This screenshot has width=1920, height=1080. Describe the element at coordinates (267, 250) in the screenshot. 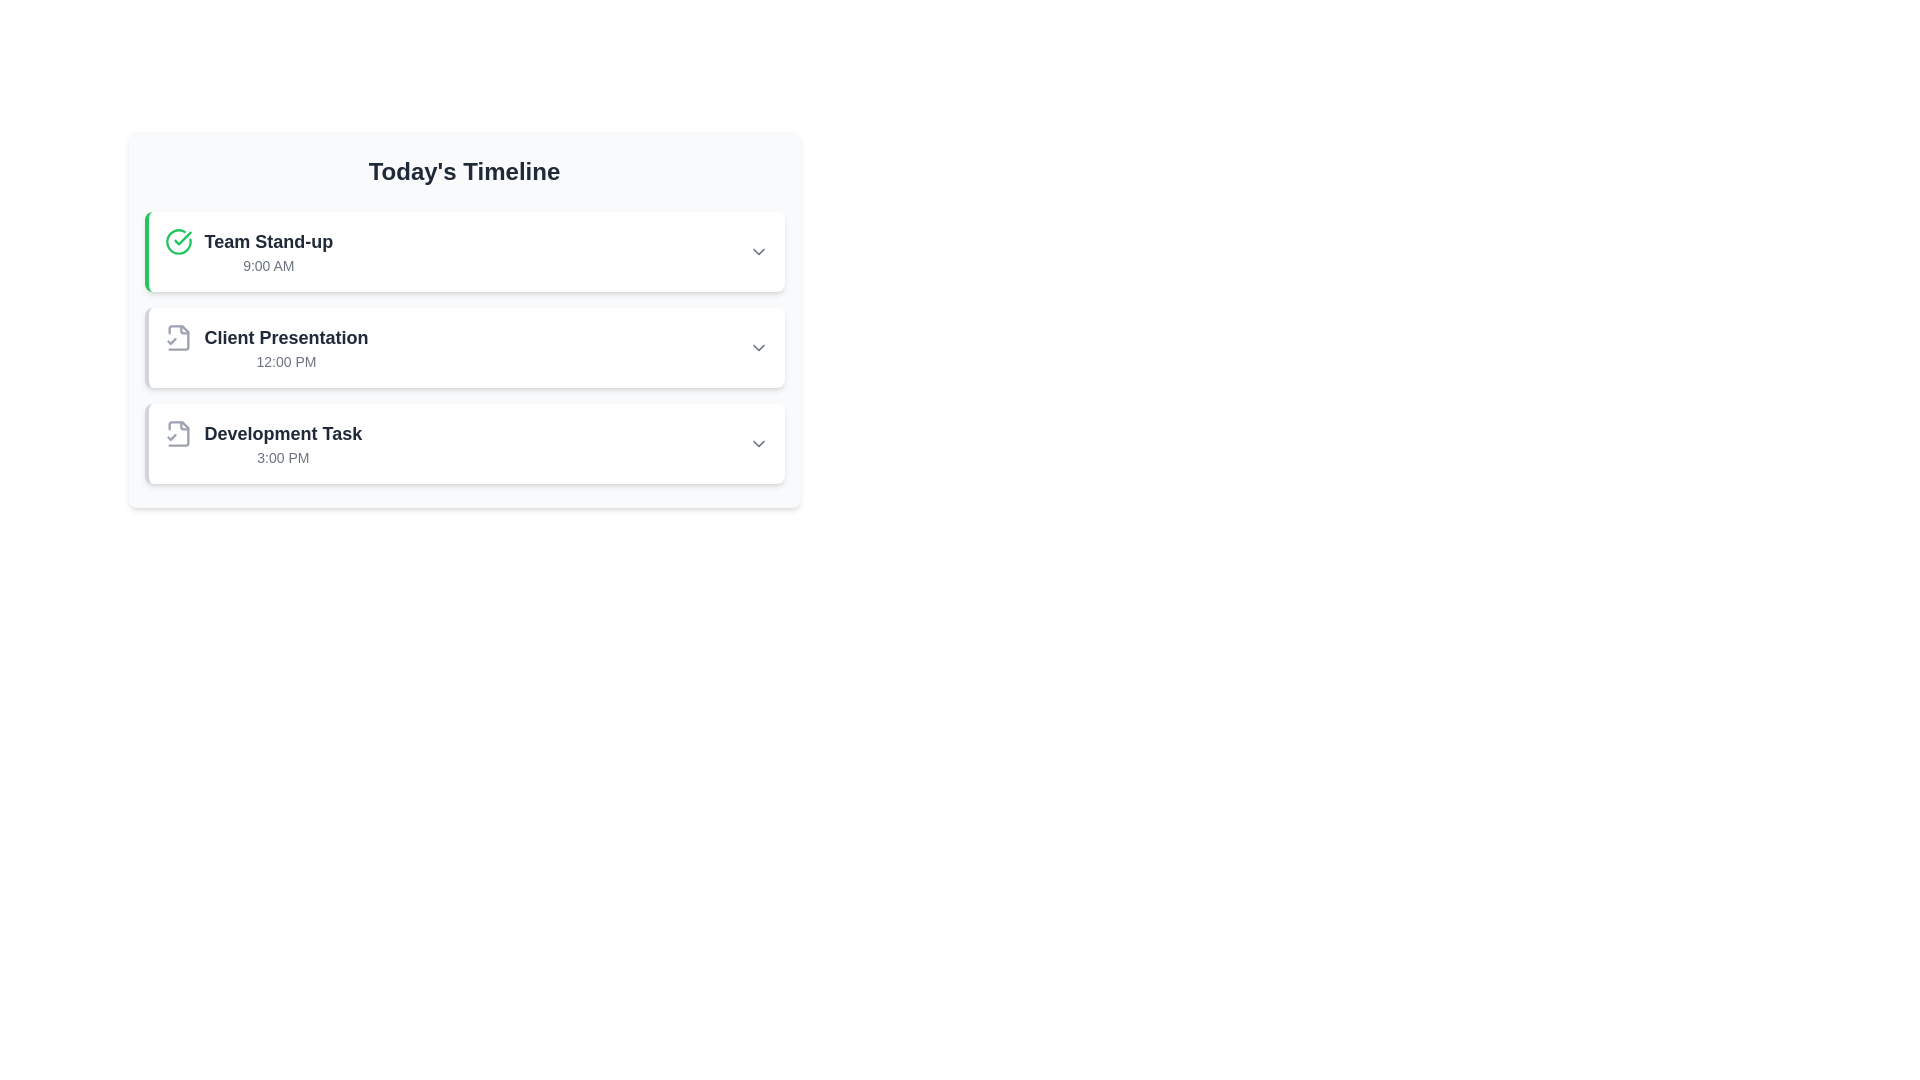

I see `the 'Team Stand-up' text block, which includes the title 'Team Stand-up' in bold and the subtitle '9:00 AM' underneath, located in the top-left section of the schedule with a green checkmark icon` at that location.